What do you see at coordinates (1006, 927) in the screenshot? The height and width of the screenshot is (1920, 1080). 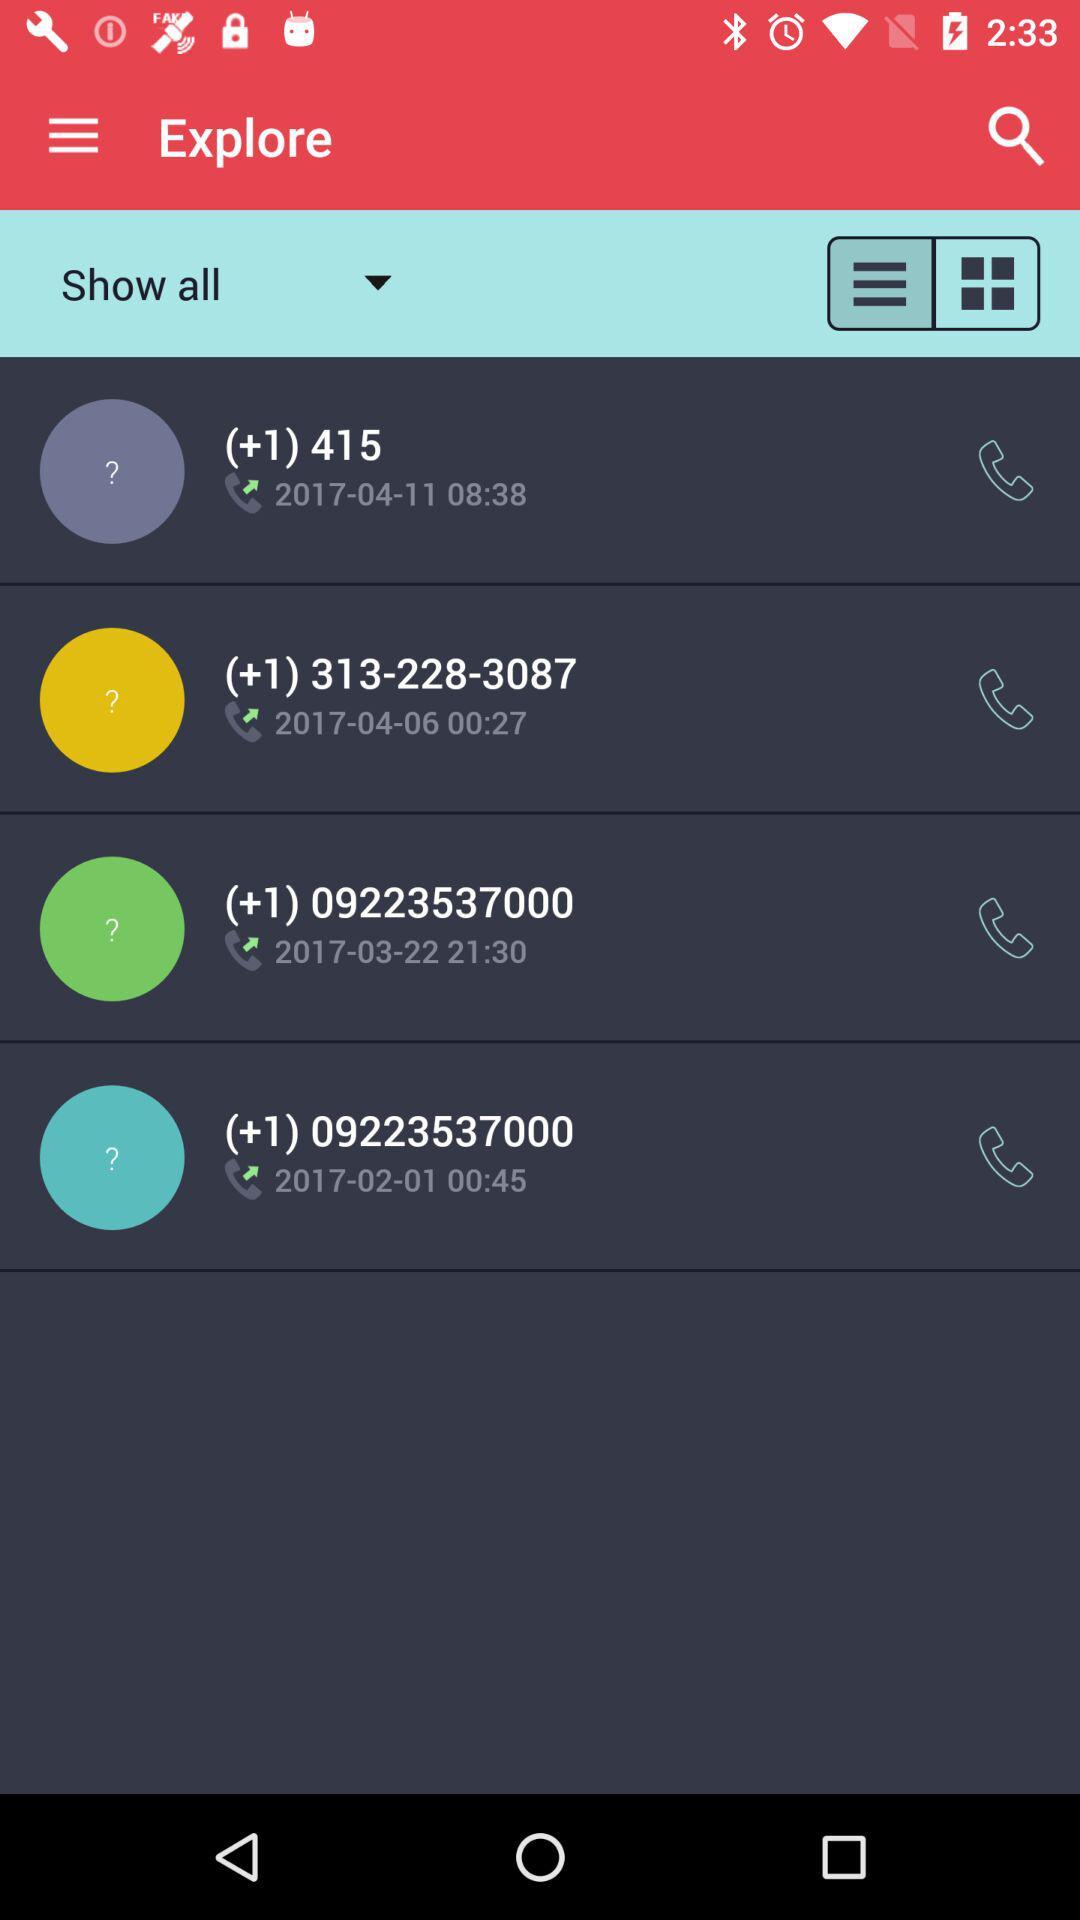 I see `the item next to the (+1) 09223537000` at bounding box center [1006, 927].